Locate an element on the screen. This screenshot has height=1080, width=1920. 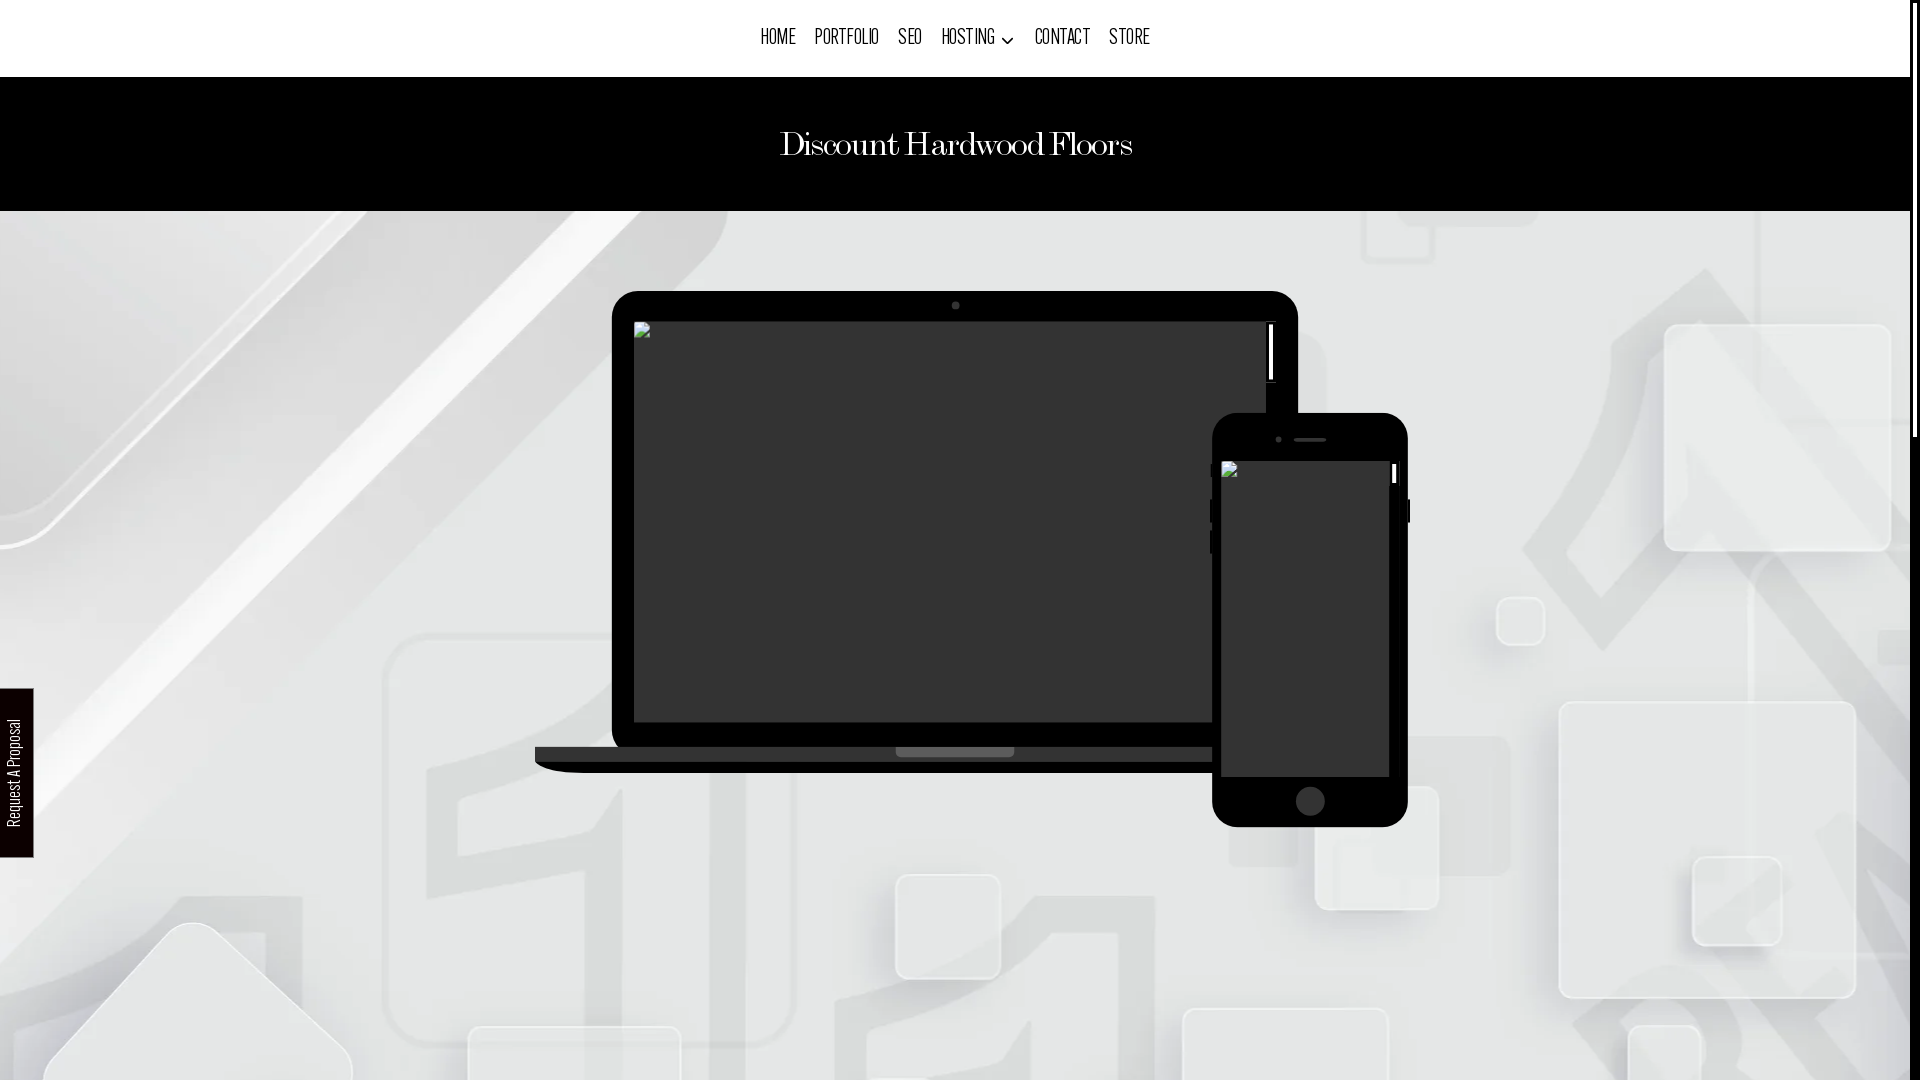
'PORTFOLIO' is located at coordinates (846, 38).